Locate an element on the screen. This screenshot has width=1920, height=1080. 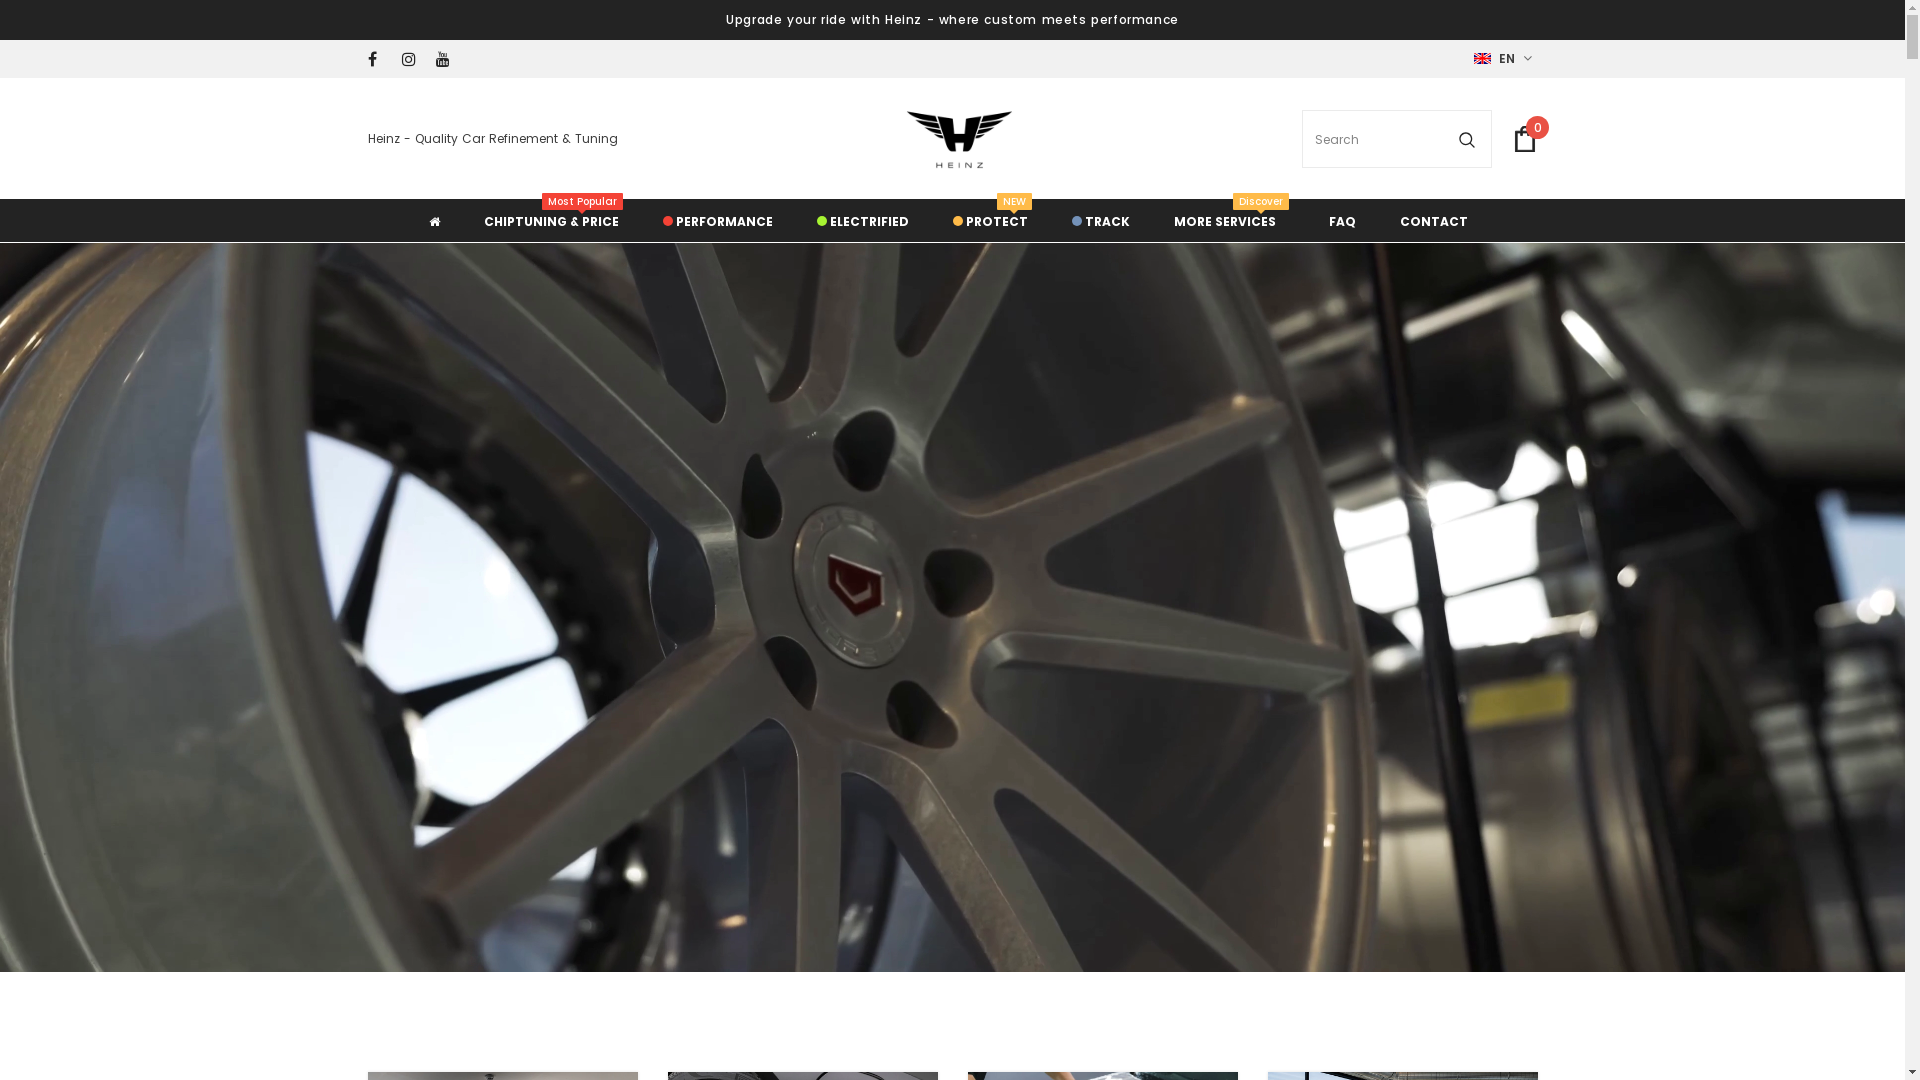
'Instagram' is located at coordinates (401, 58).